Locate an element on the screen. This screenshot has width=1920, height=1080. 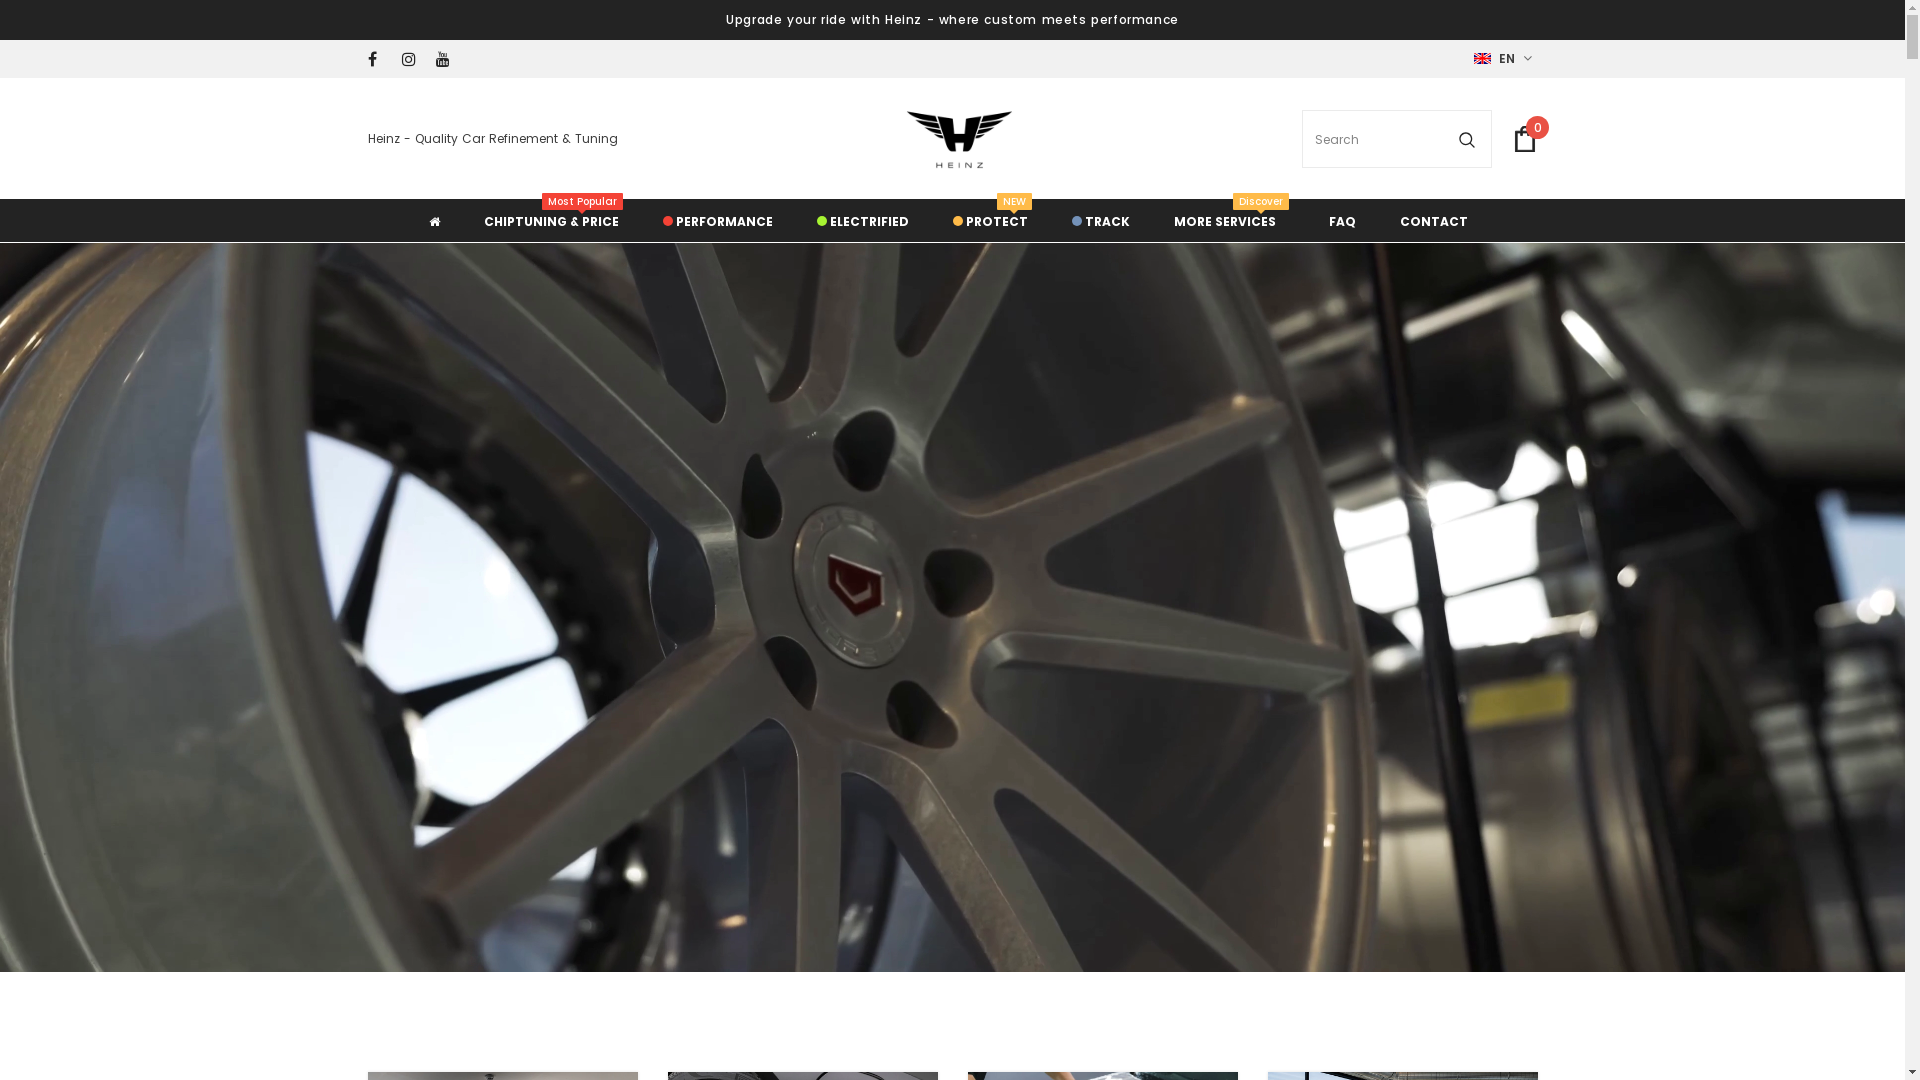
'Instagram' is located at coordinates (401, 58).